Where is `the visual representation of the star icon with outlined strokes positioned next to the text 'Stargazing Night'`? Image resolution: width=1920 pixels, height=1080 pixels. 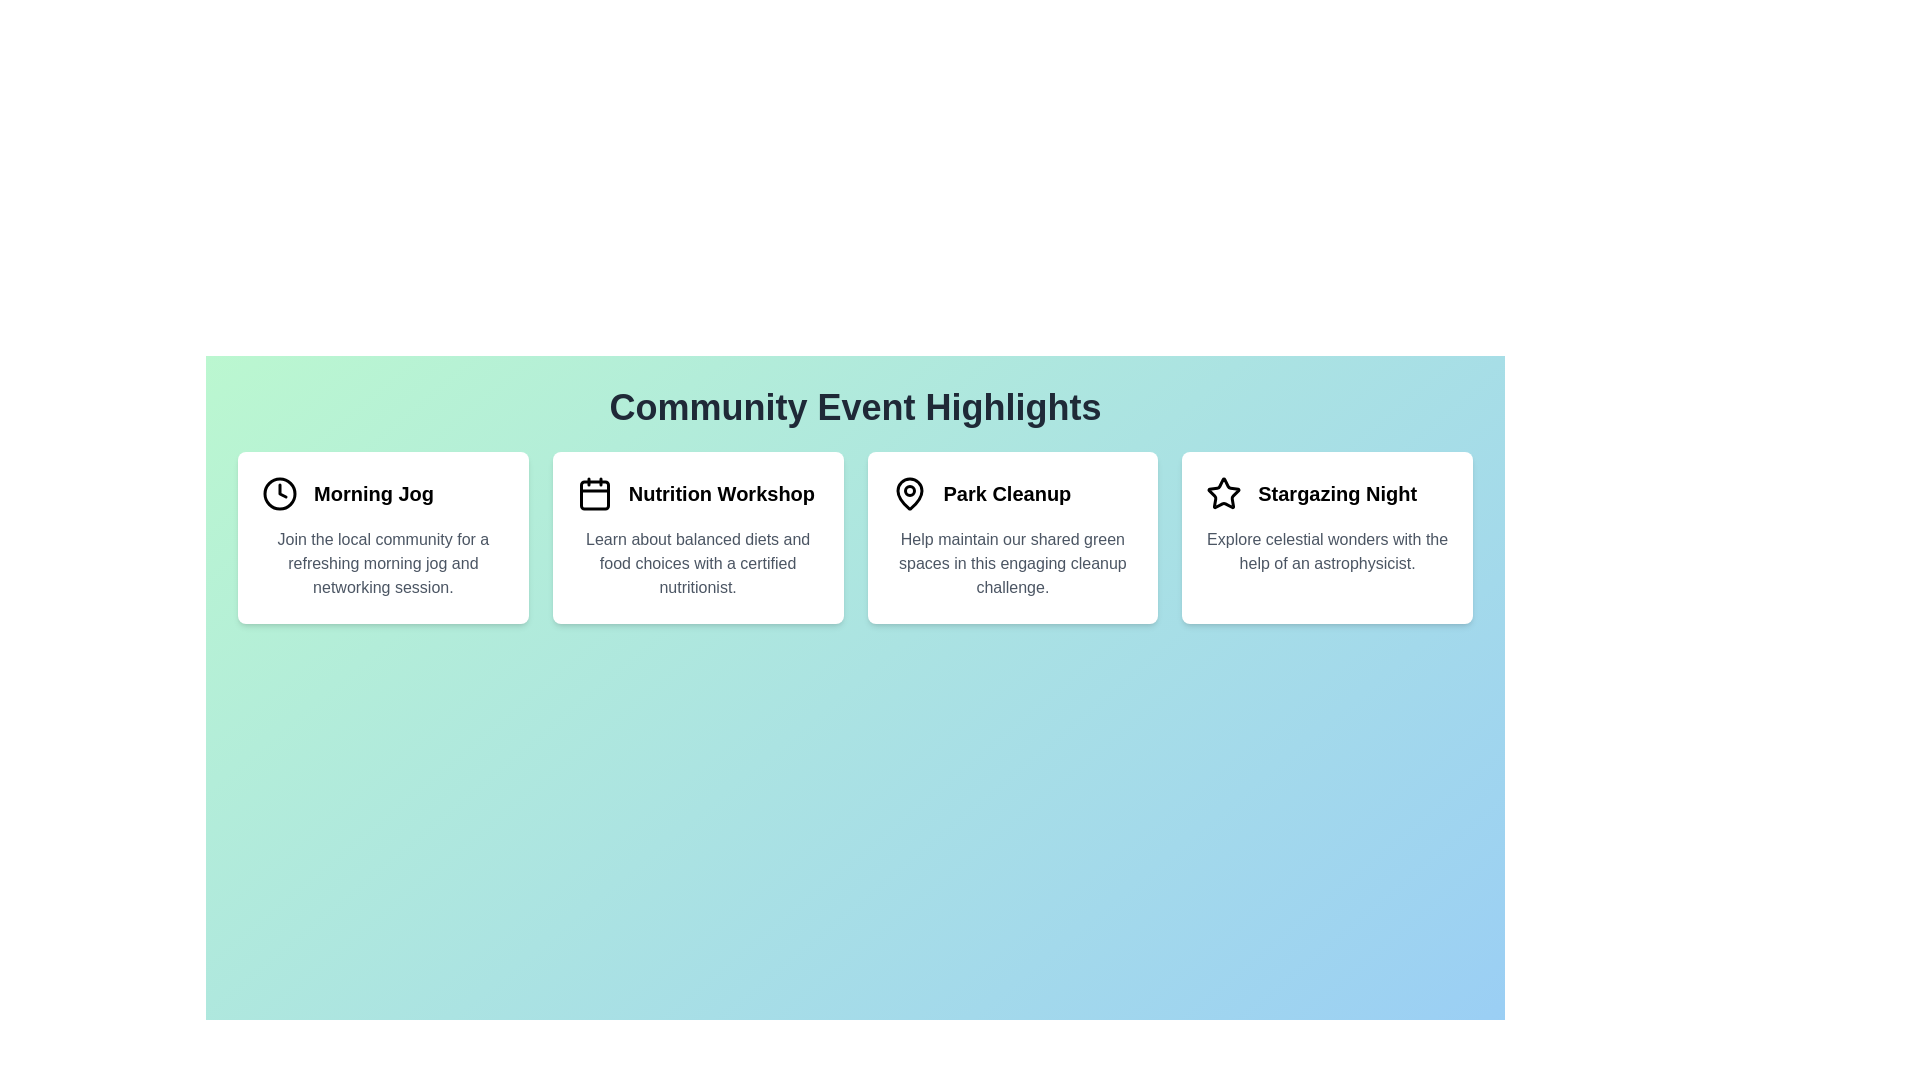 the visual representation of the star icon with outlined strokes positioned next to the text 'Stargazing Night' is located at coordinates (1223, 493).